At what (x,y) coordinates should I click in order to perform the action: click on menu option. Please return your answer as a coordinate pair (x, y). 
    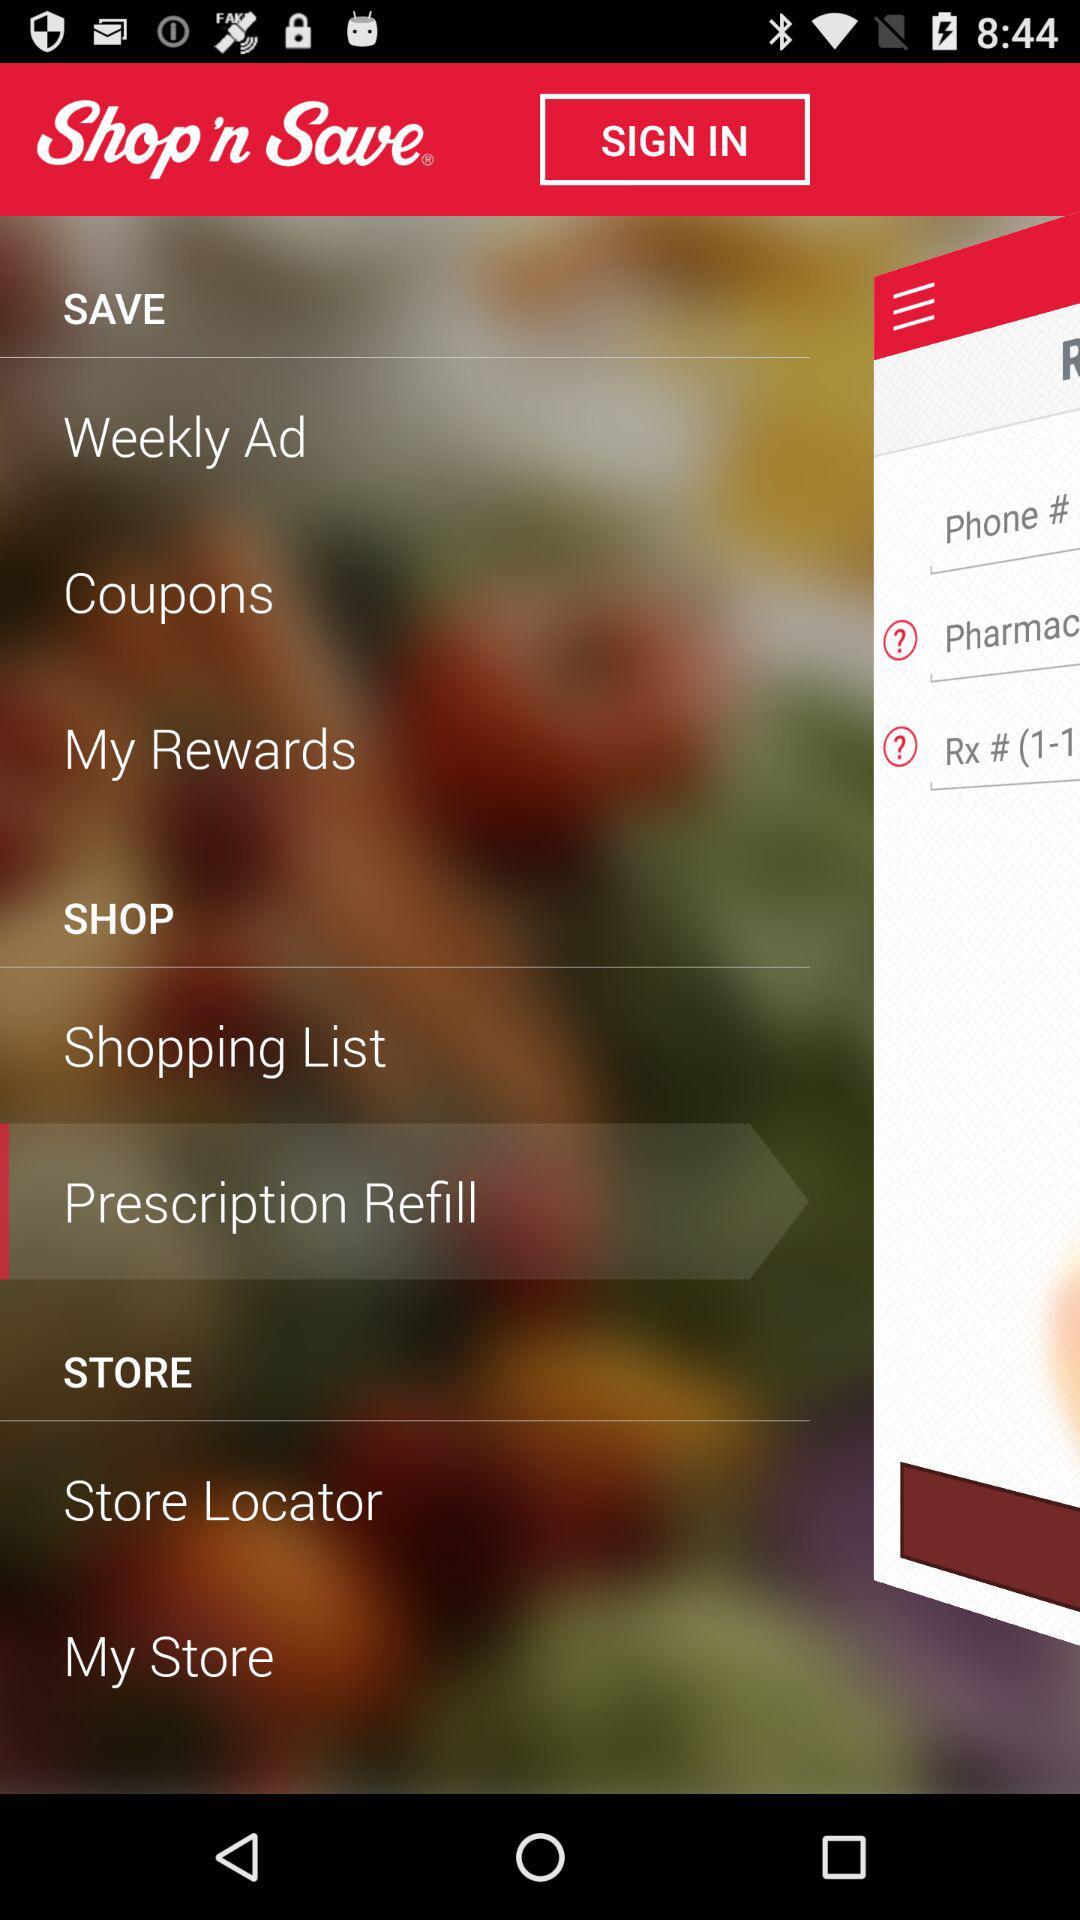
    Looking at the image, I should click on (914, 305).